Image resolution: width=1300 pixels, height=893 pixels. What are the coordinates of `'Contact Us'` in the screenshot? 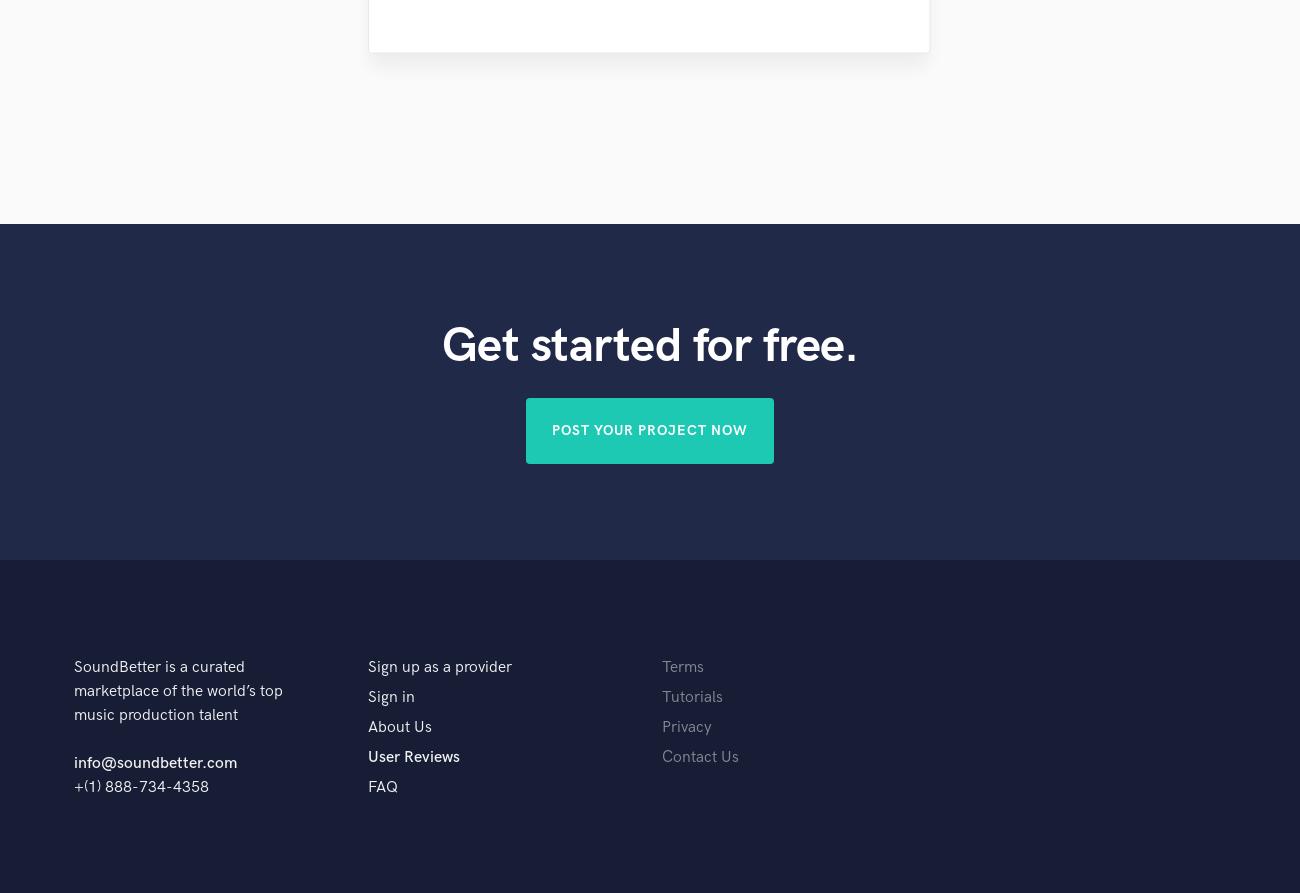 It's located at (660, 756).